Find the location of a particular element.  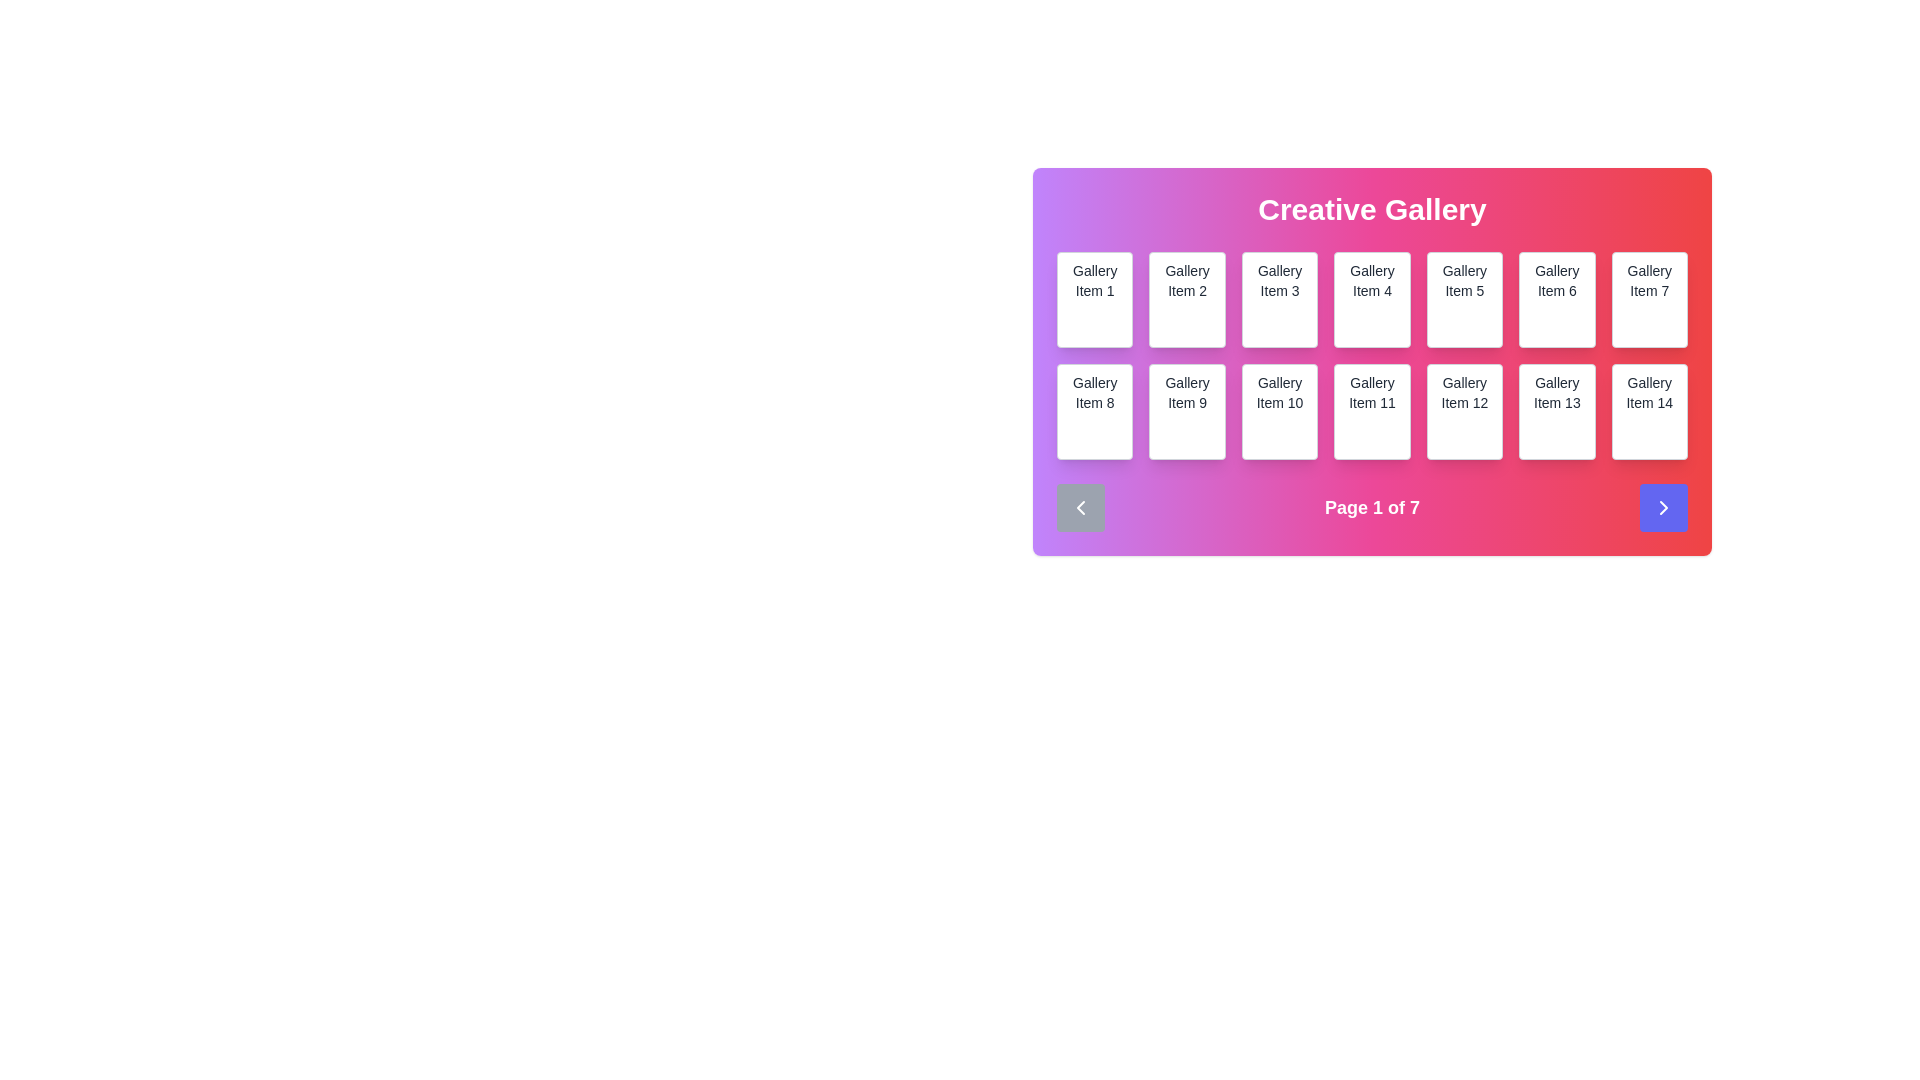

the static card element labeled 'Gallery Item 4', which has a white background, rounded corners, and is positioned in the first row, fourth column of the grid layout is located at coordinates (1371, 300).